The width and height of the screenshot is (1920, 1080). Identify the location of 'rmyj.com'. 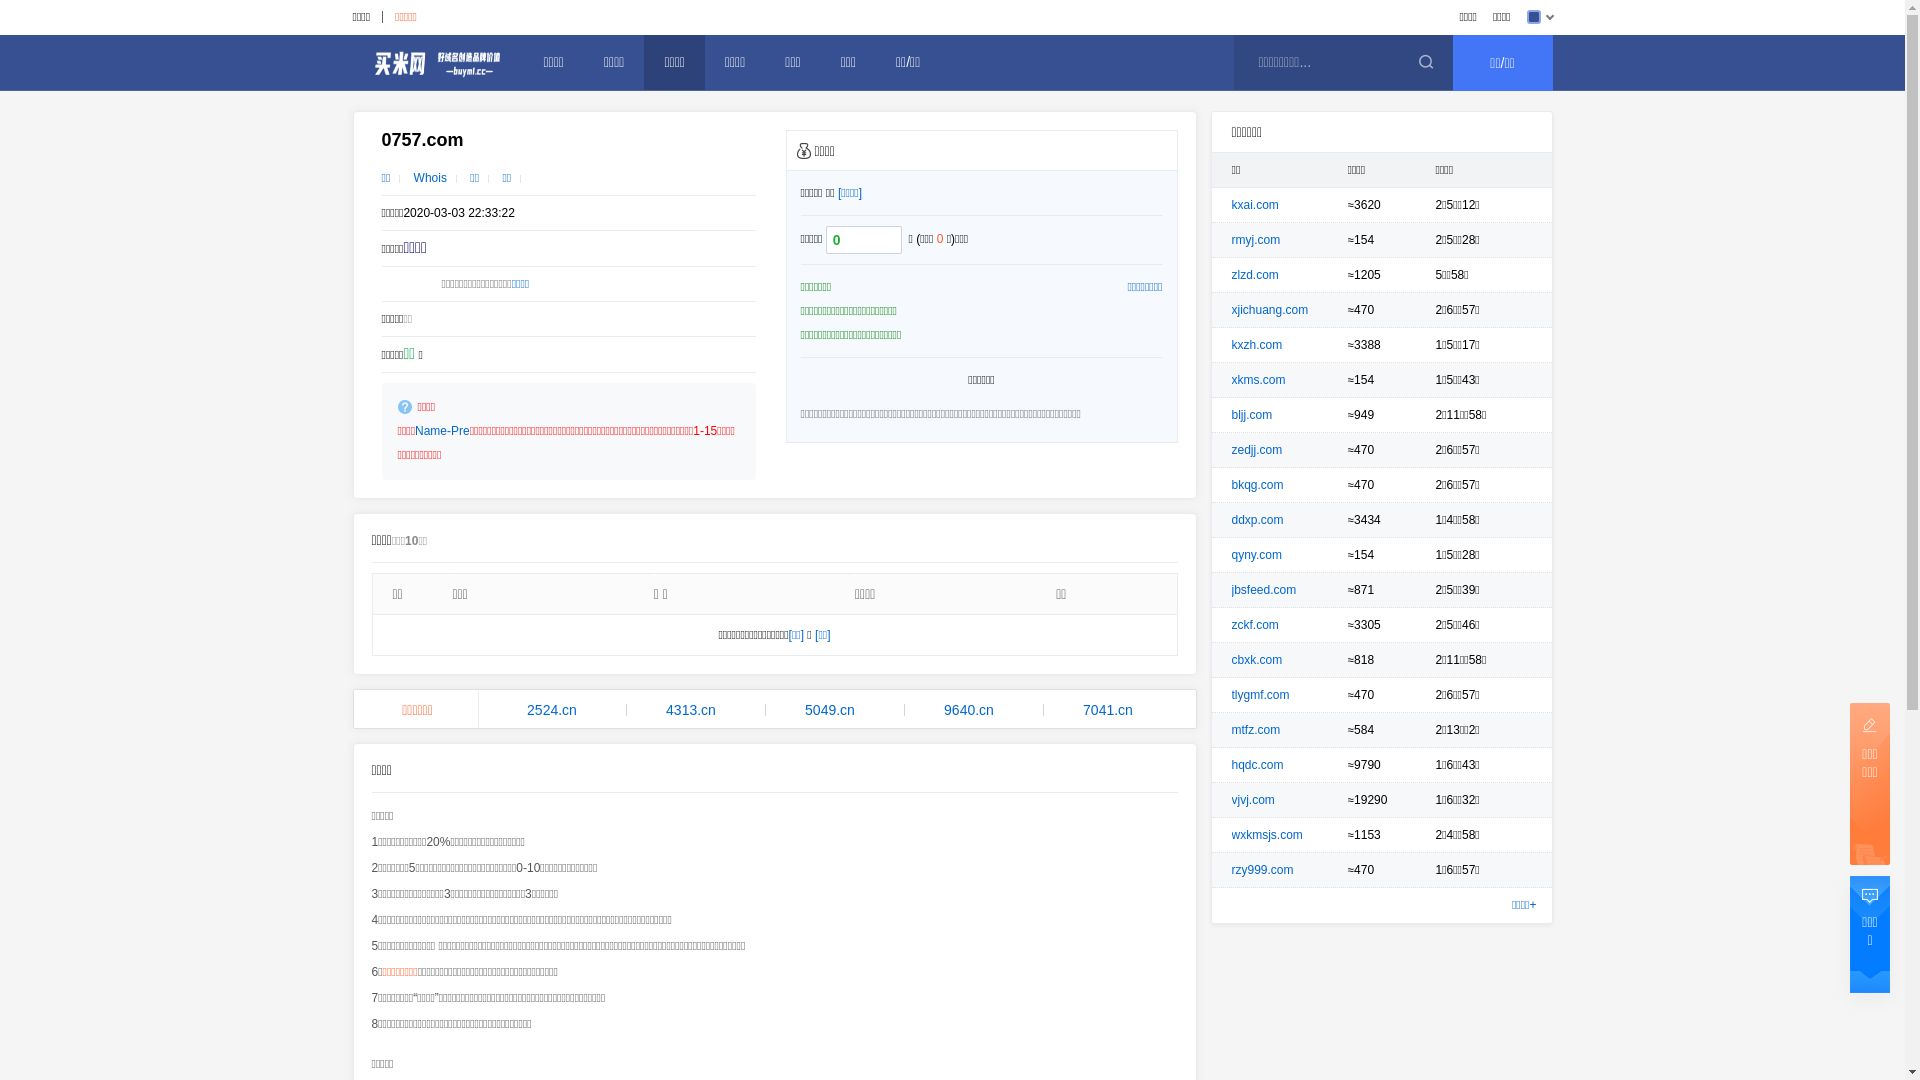
(1231, 238).